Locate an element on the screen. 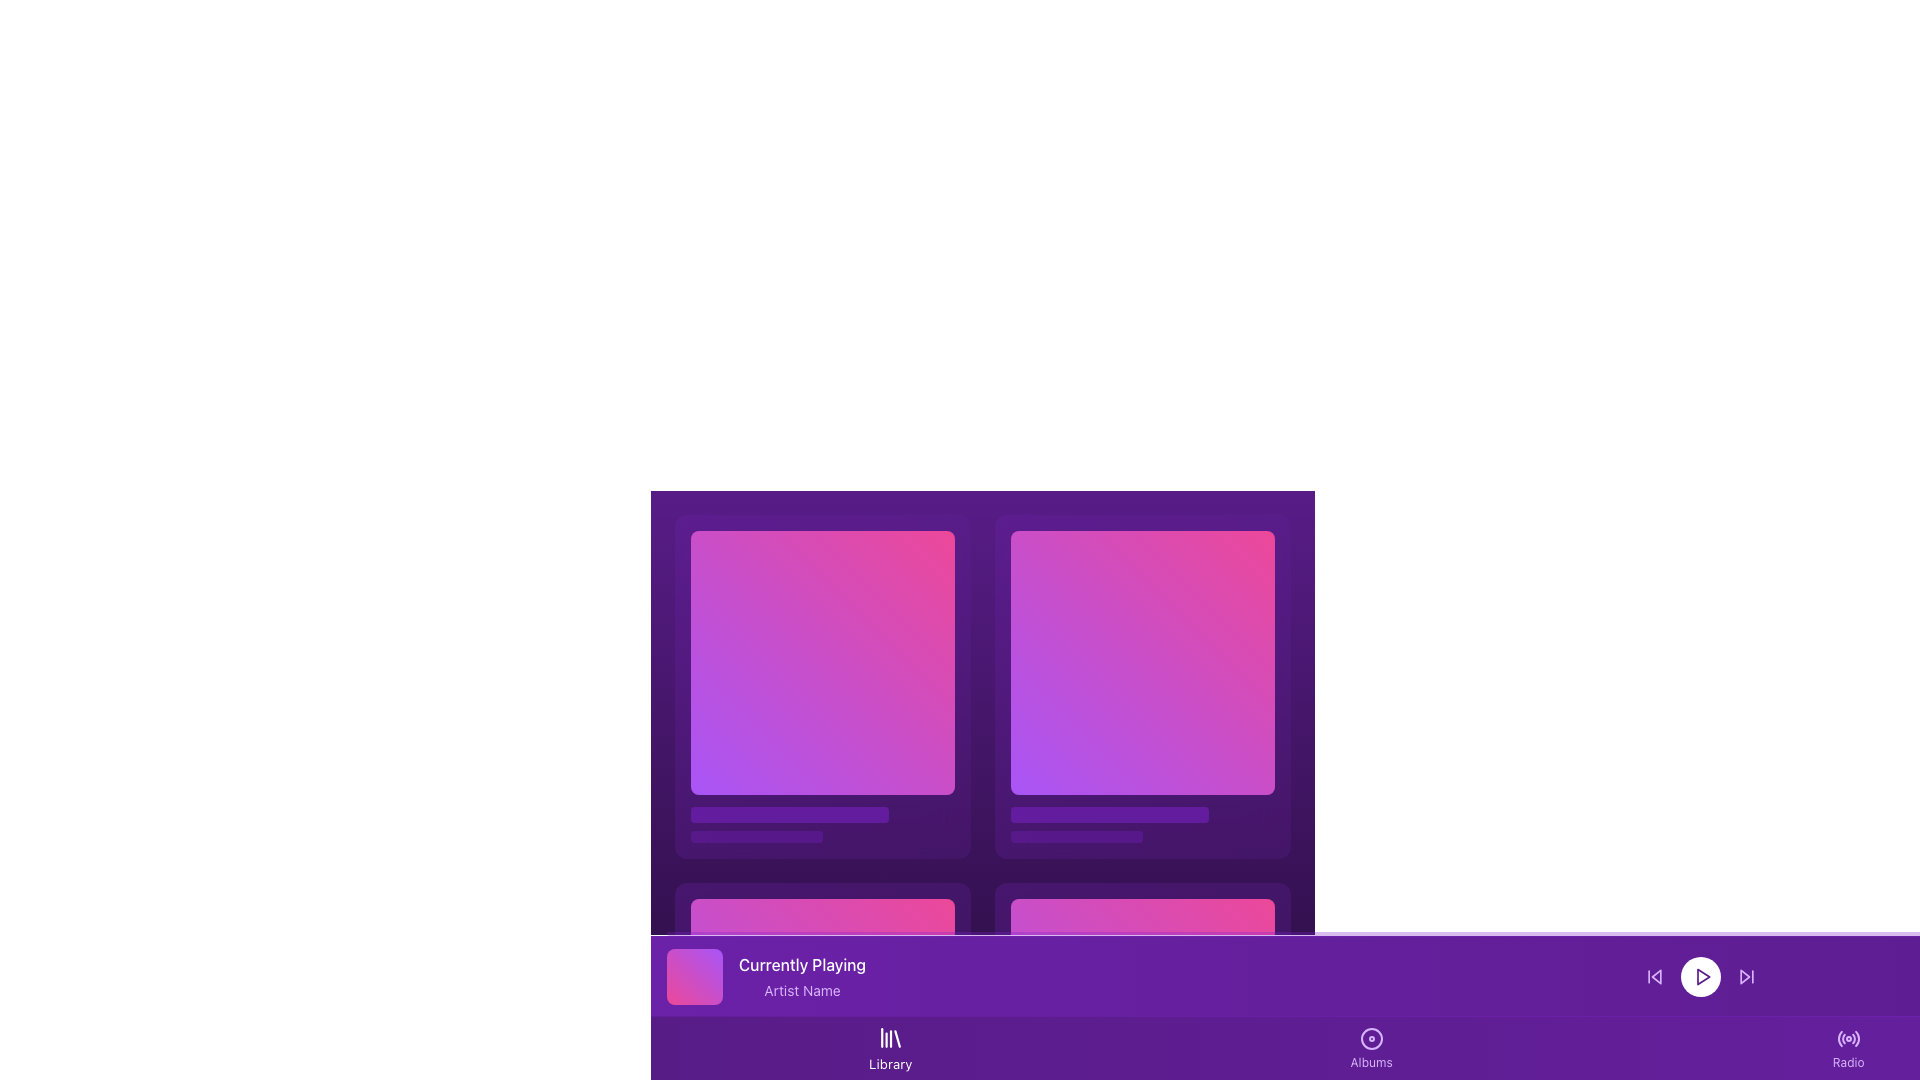  the 'Albums' Navigation Button, which features a circular album disc icon and a lighter purple text label, located second from the left on the bottom navigation bar is located at coordinates (1370, 1047).